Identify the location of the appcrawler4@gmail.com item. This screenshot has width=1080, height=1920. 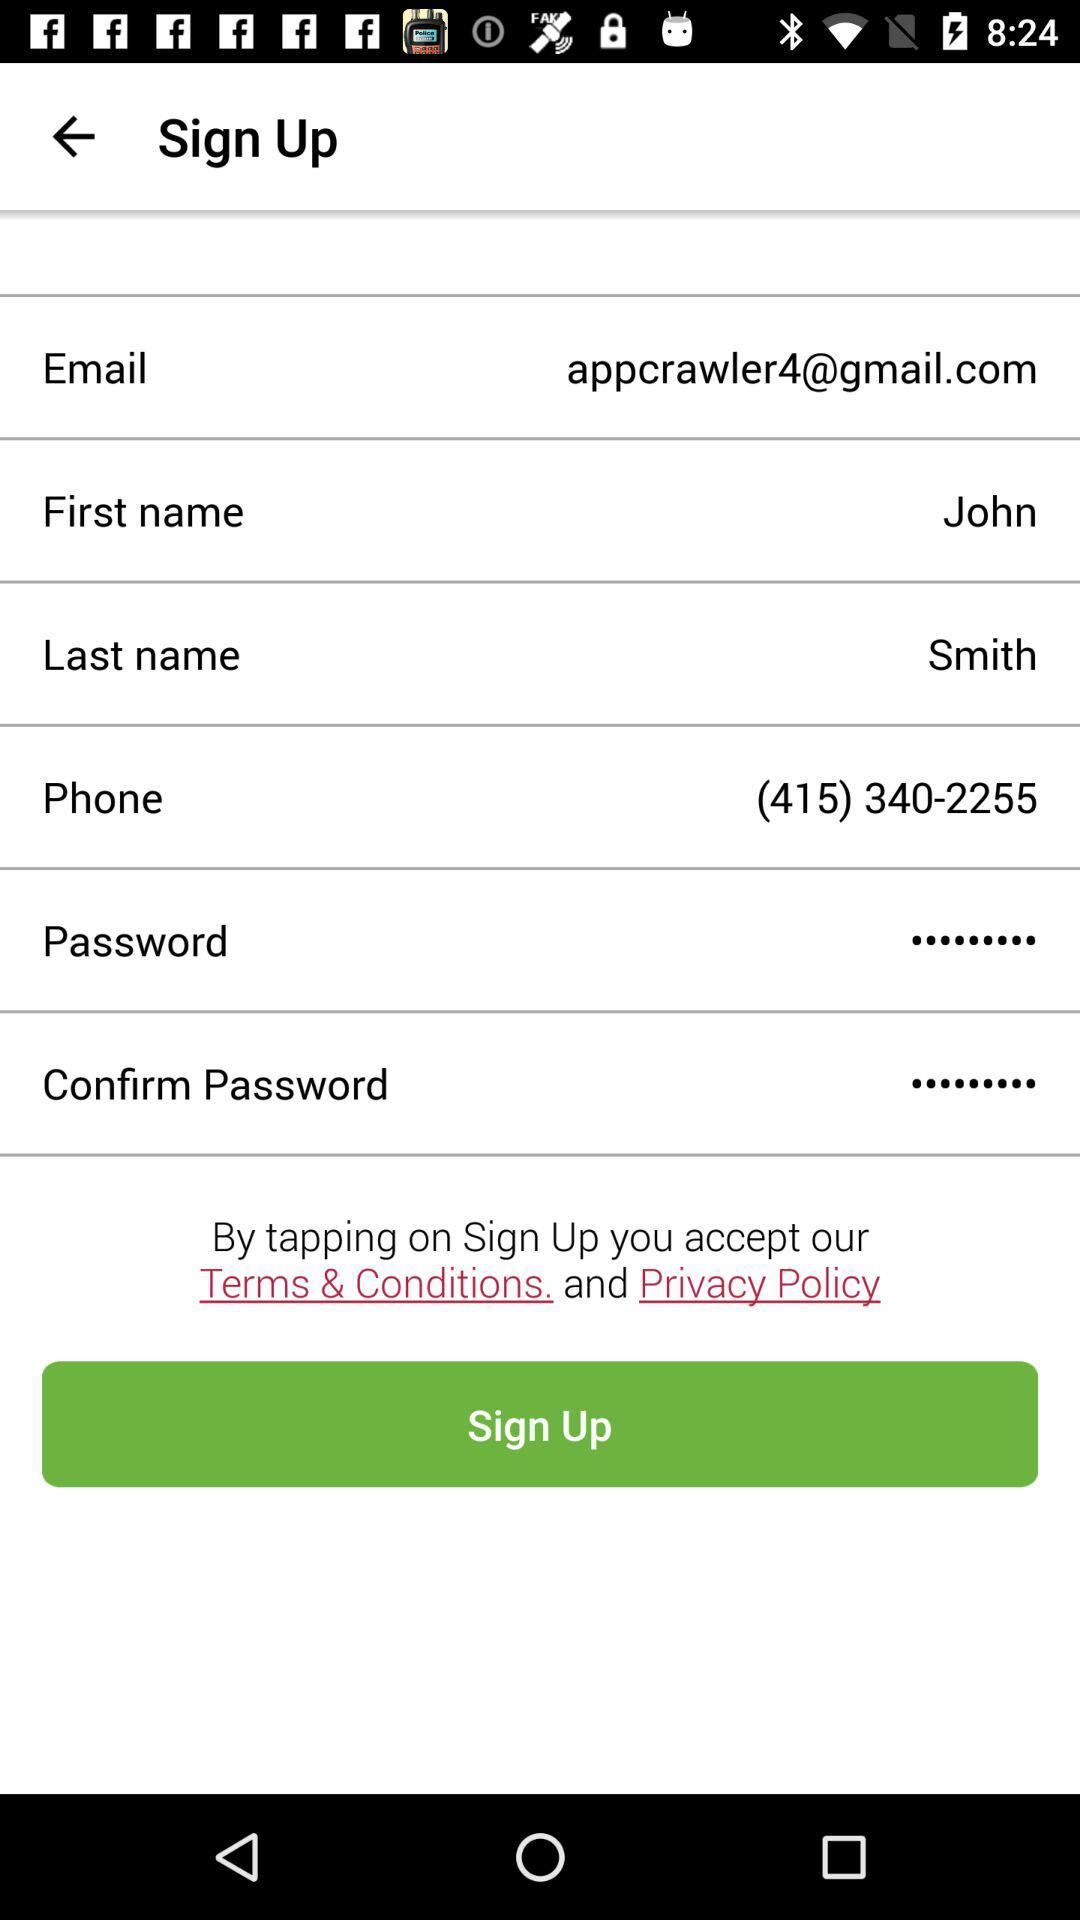
(591, 367).